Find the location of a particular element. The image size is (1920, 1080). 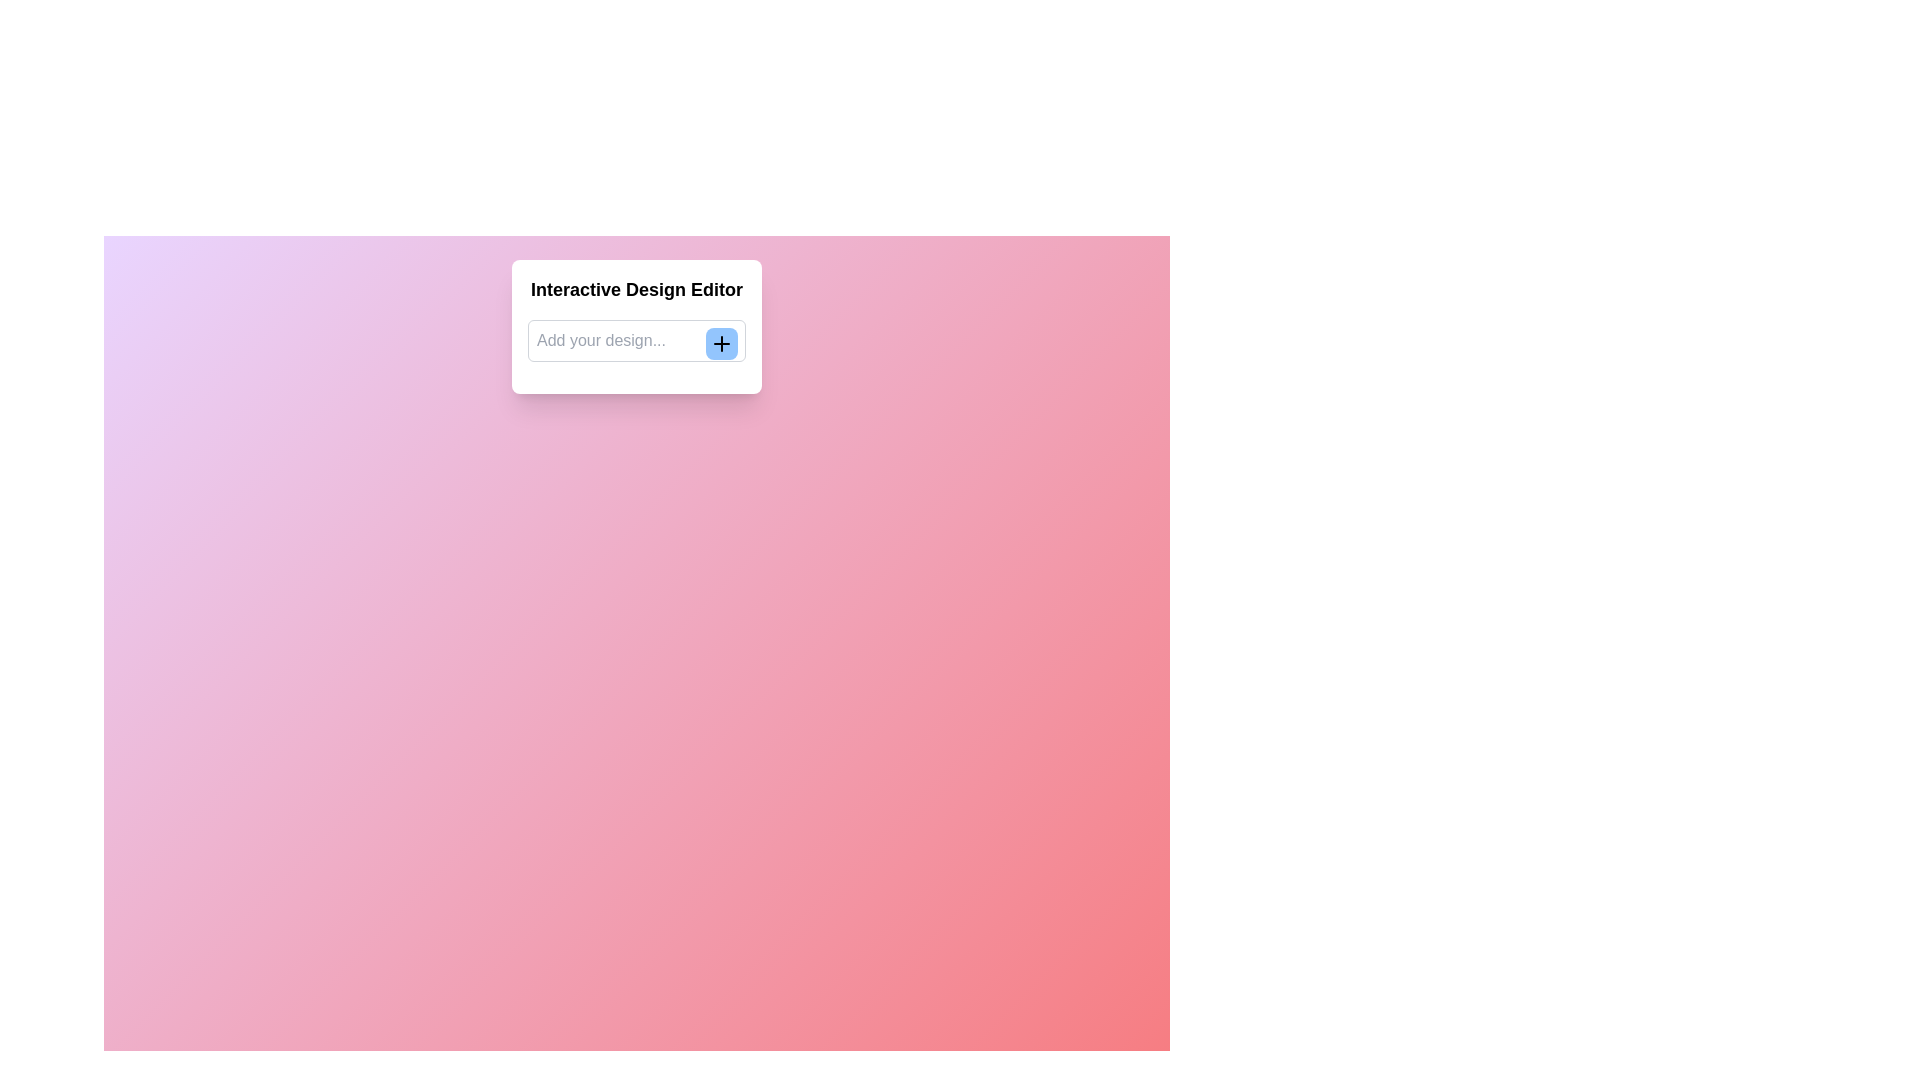

the text input field with placeholder 'Add your design...' is located at coordinates (636, 339).